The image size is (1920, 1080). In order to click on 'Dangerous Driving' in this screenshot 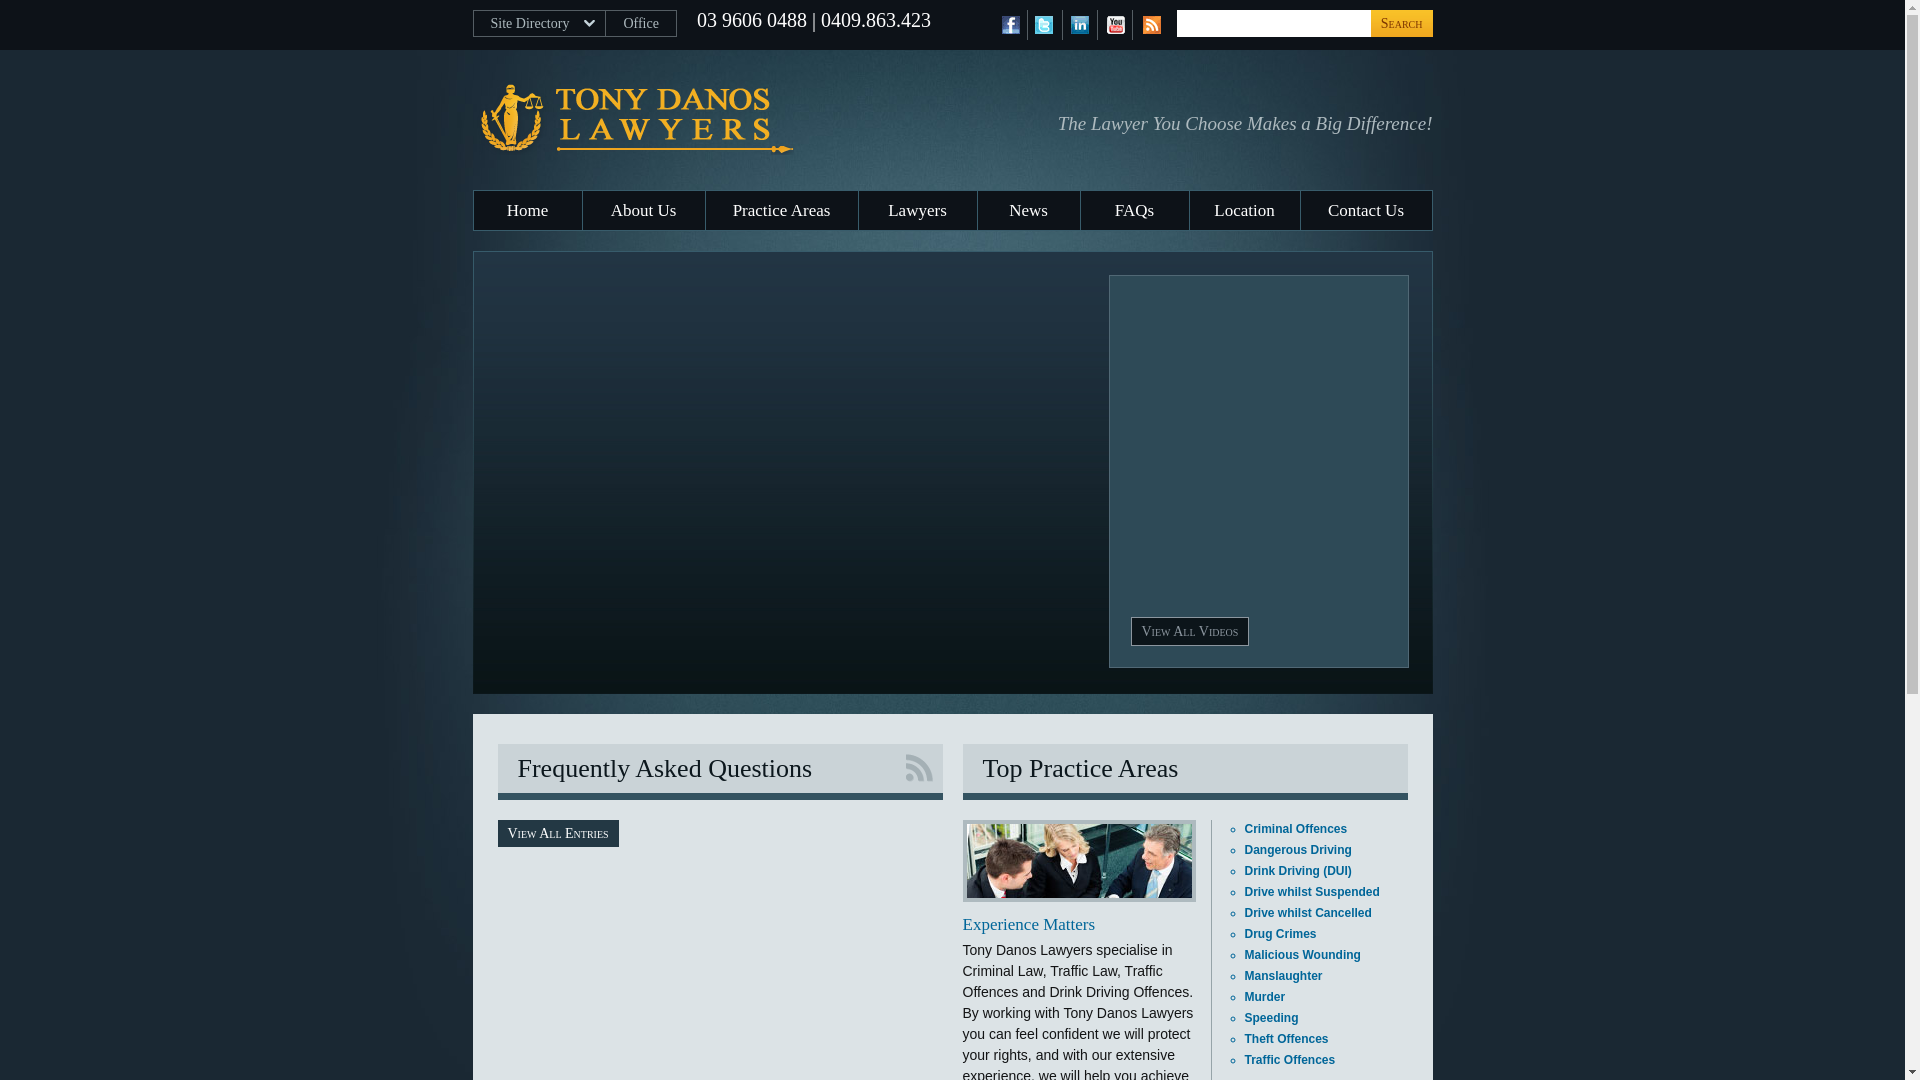, I will do `click(1297, 849)`.